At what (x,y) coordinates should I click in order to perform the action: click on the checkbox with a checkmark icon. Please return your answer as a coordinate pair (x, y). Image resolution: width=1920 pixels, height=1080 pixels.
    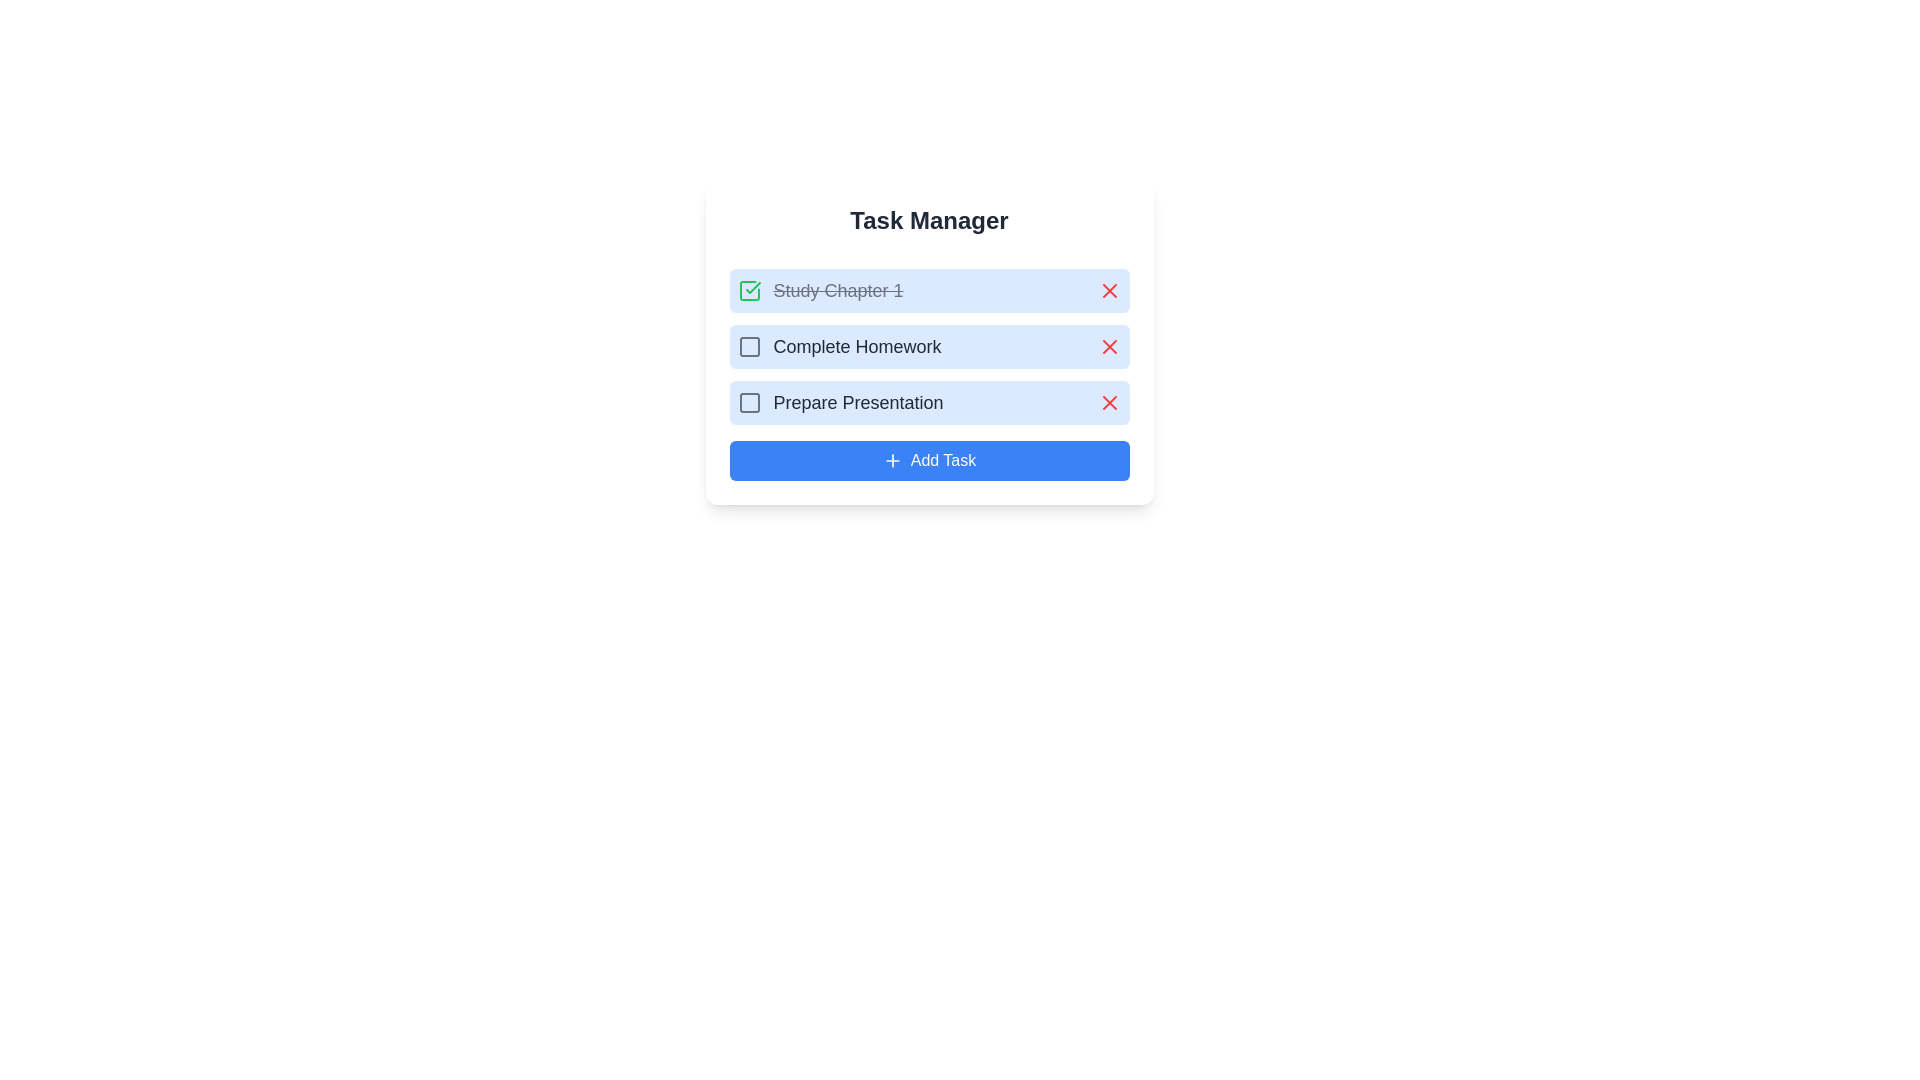
    Looking at the image, I should click on (748, 290).